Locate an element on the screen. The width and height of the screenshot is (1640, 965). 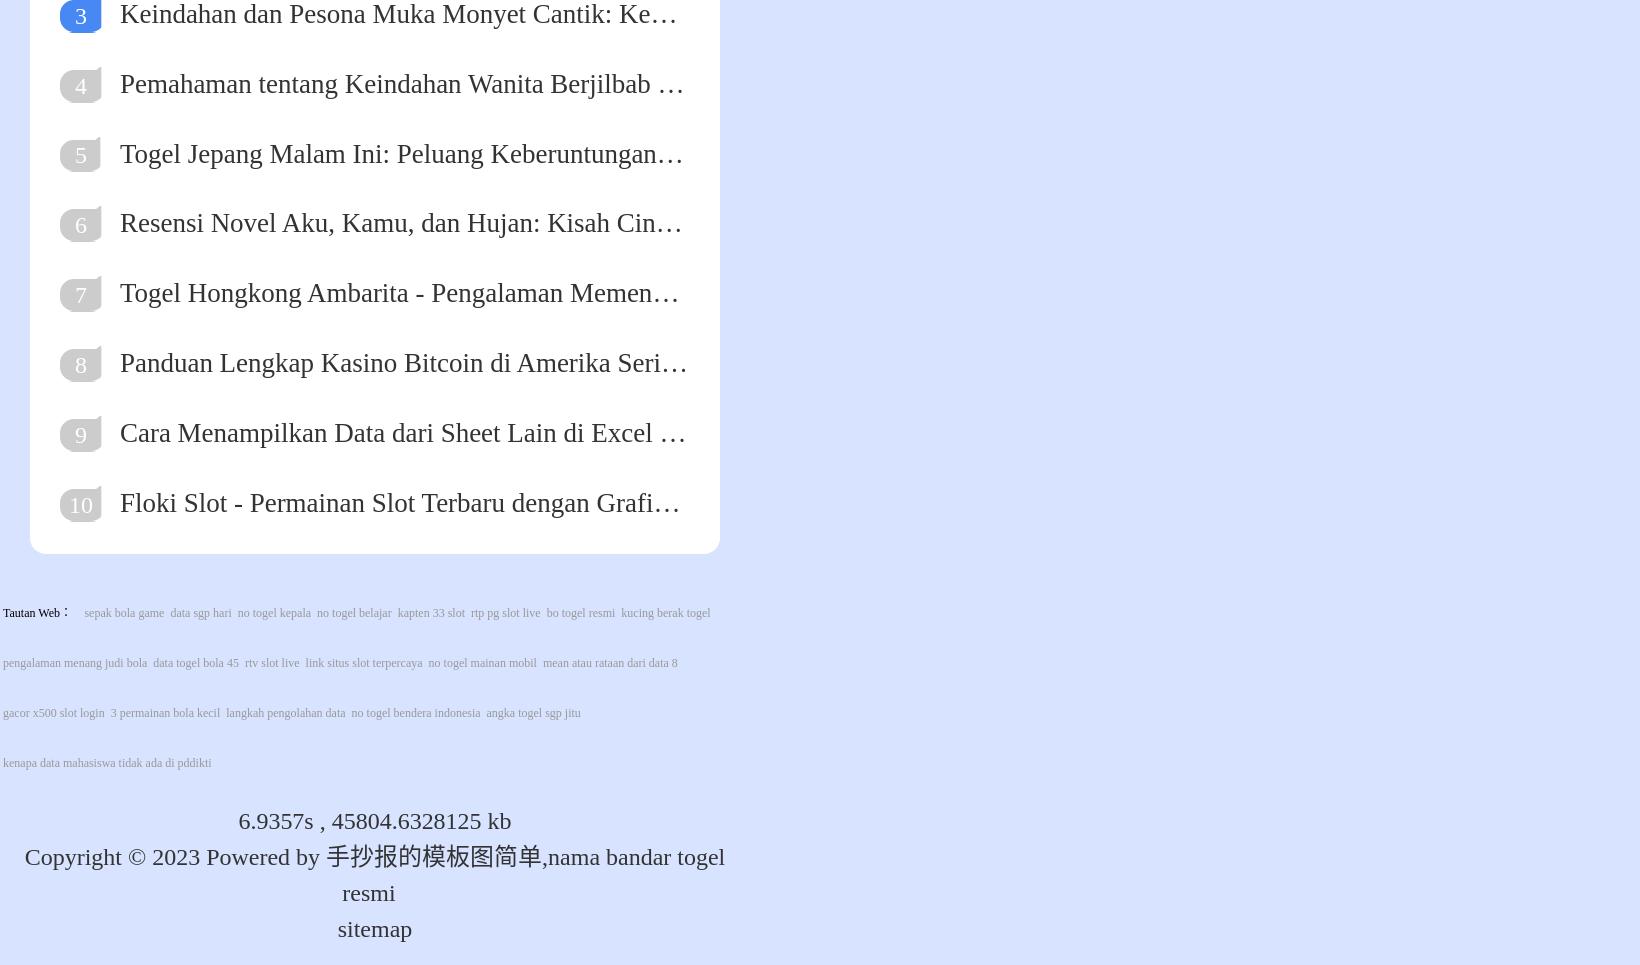
'7' is located at coordinates (72, 295).